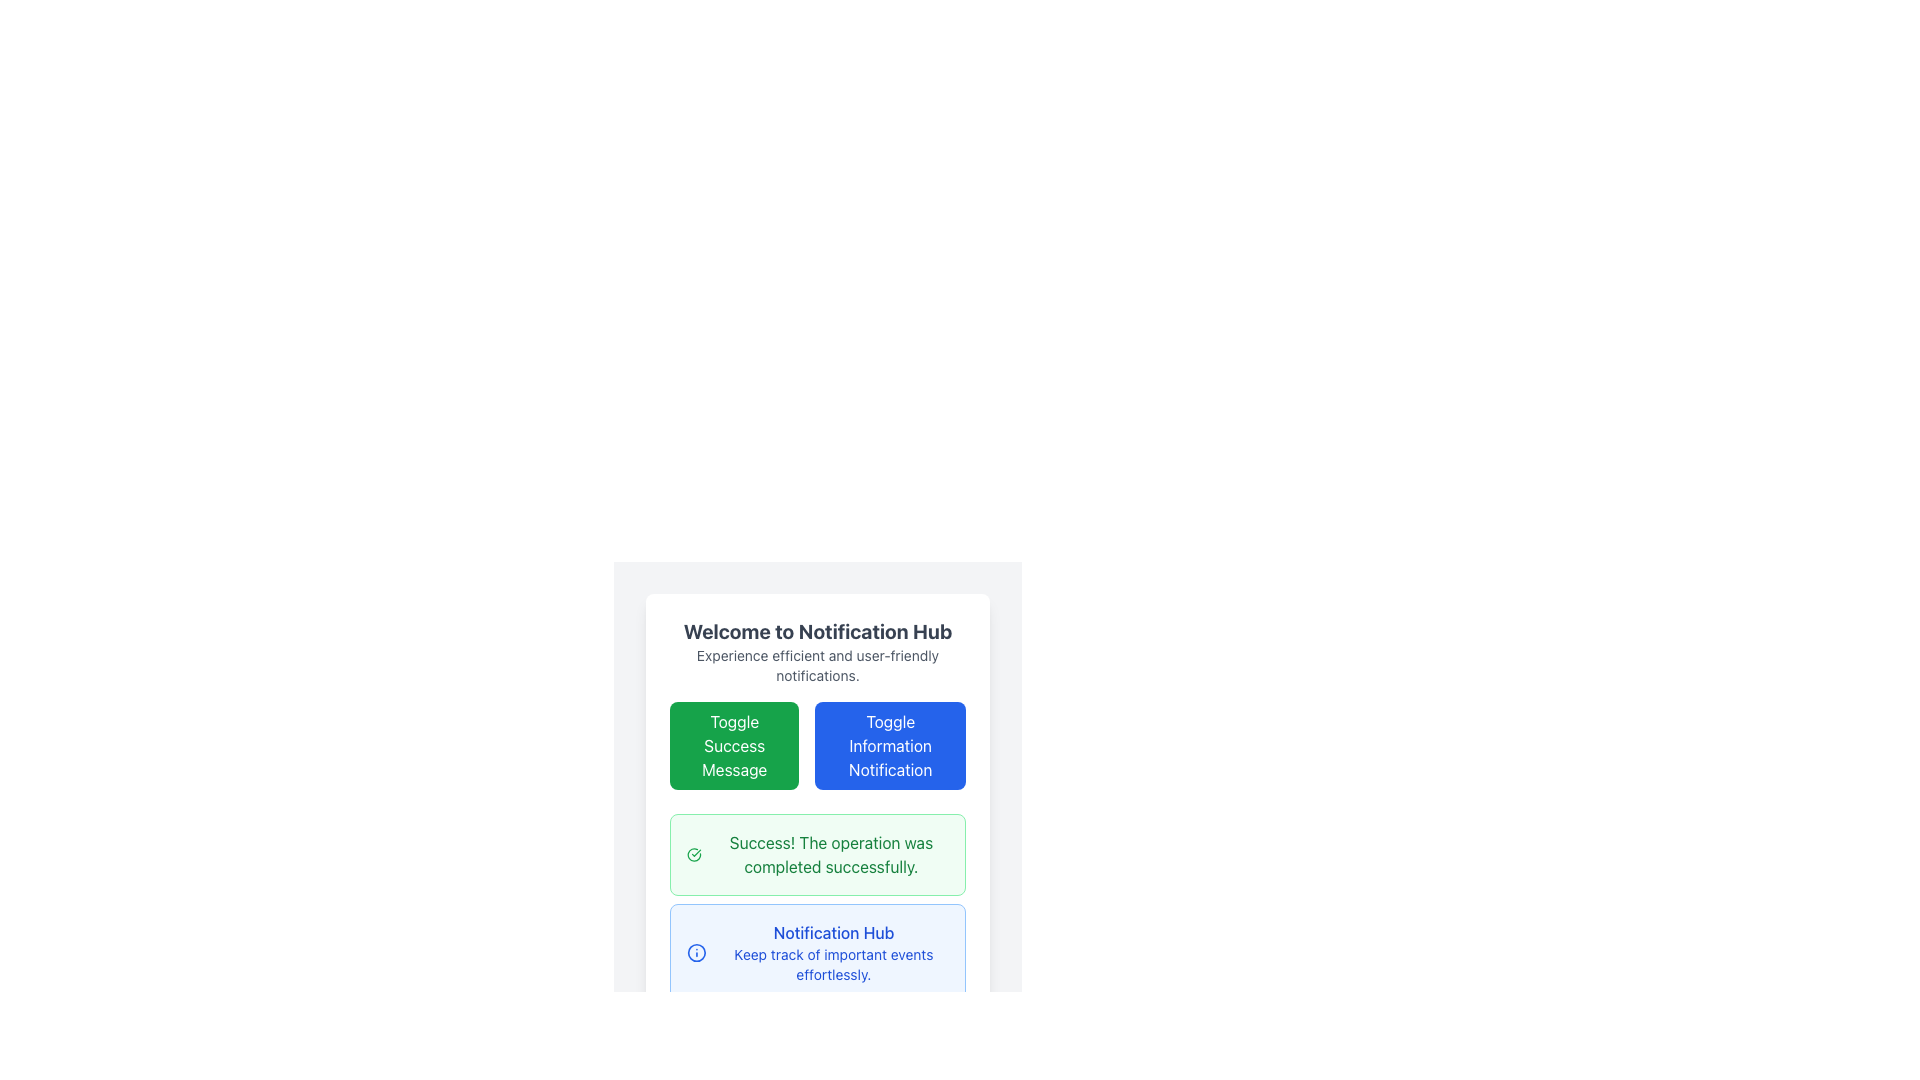 The height and width of the screenshot is (1080, 1920). What do you see at coordinates (817, 855) in the screenshot?
I see `text from the Notification Card, which is located in the middle section of the layout, positioned below the 'Toggle Success Message' and 'Toggle Information Notification' buttons, and above the 'Notification Hub' card` at bounding box center [817, 855].